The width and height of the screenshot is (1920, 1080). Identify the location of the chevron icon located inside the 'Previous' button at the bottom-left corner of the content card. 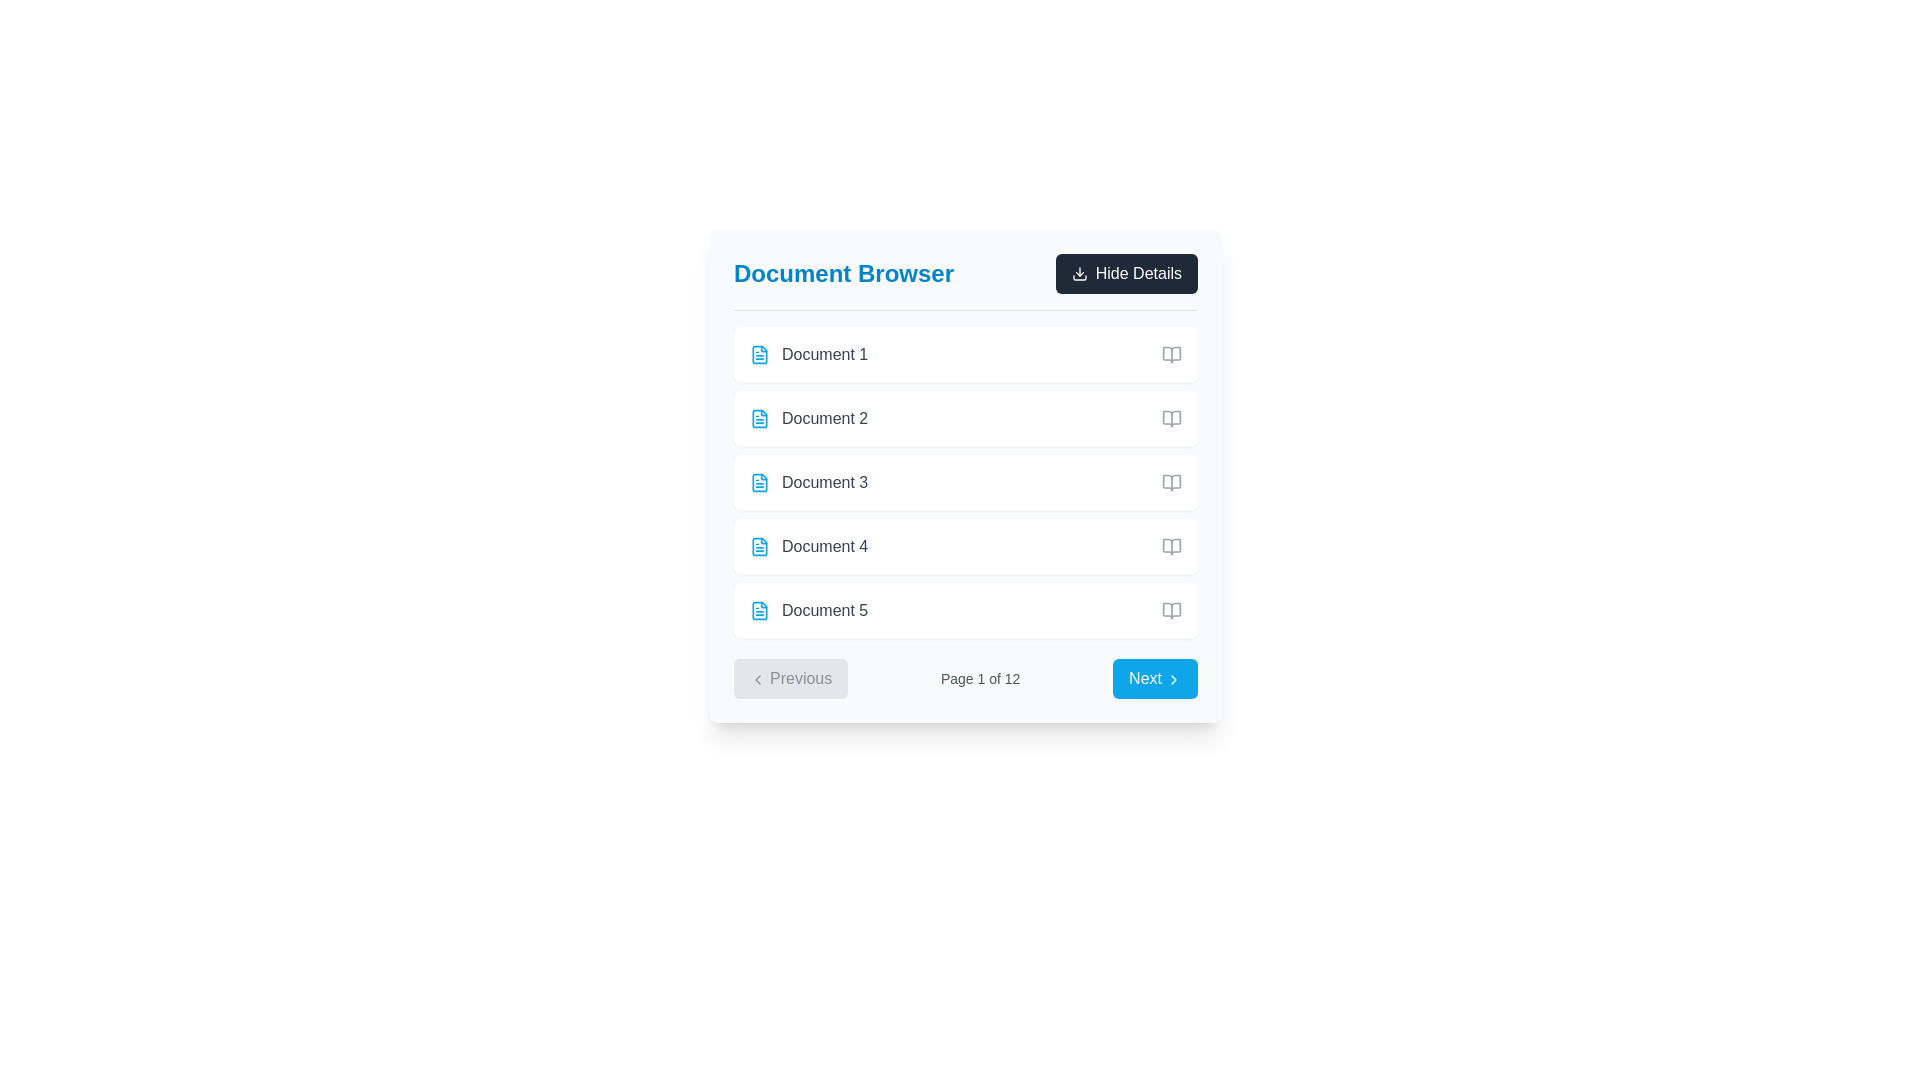
(757, 677).